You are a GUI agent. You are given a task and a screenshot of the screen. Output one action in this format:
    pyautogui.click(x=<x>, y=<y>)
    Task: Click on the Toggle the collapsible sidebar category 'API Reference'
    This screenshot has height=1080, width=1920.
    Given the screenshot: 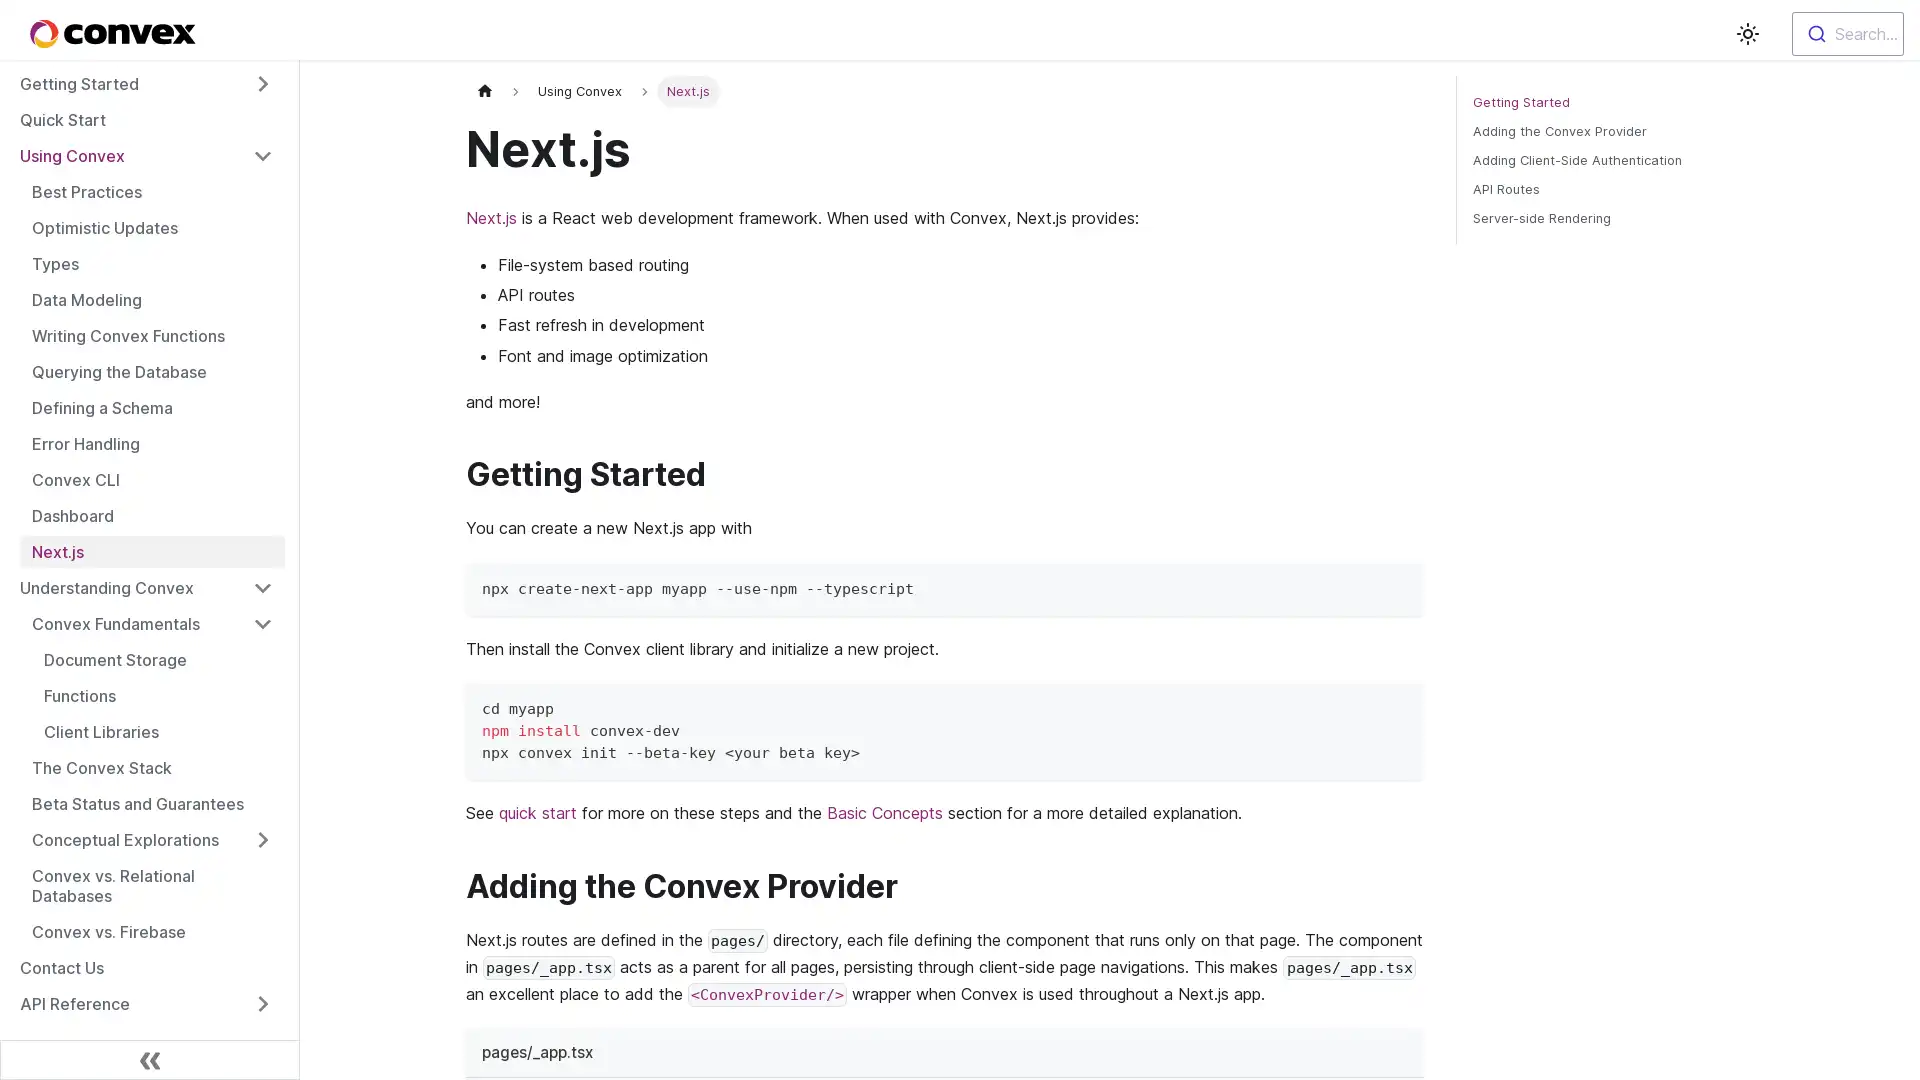 What is the action you would take?
    pyautogui.click(x=262, y=1003)
    